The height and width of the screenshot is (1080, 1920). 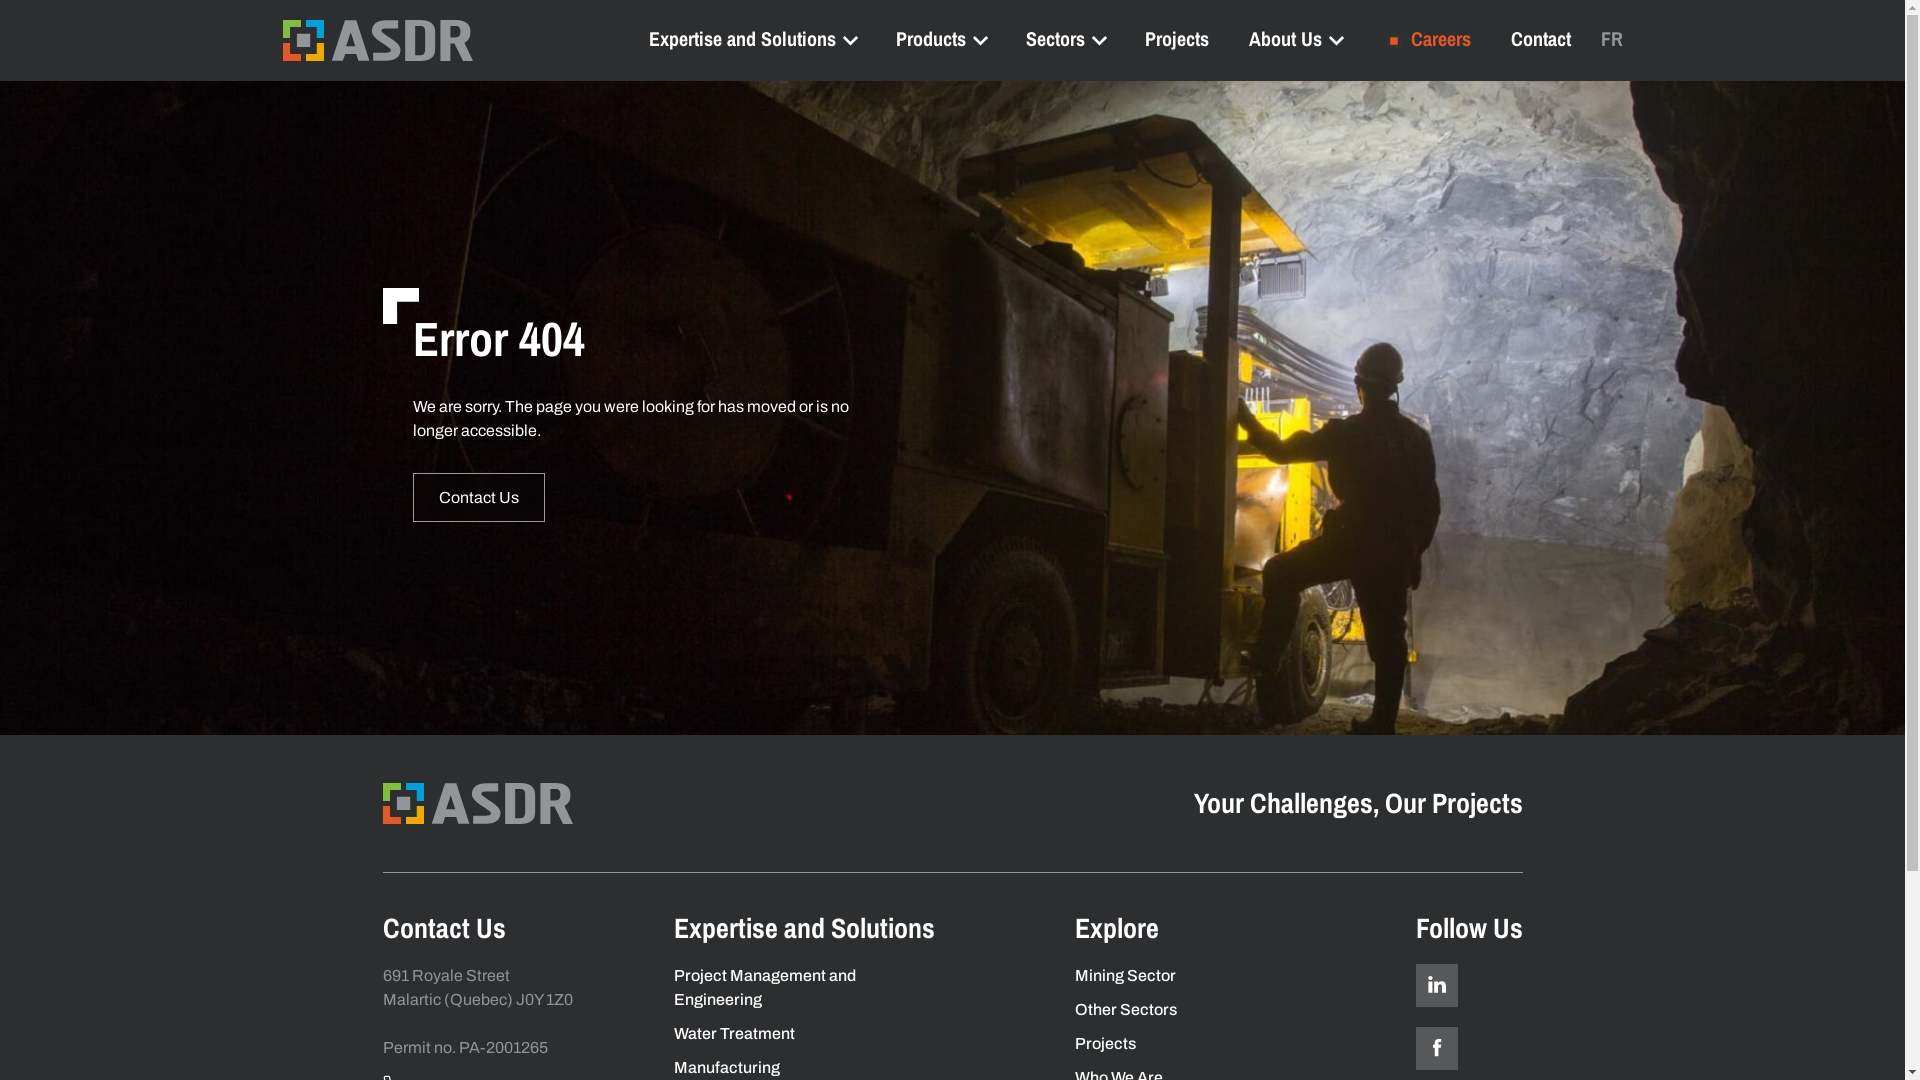 I want to click on 'Products', so click(x=939, y=38).